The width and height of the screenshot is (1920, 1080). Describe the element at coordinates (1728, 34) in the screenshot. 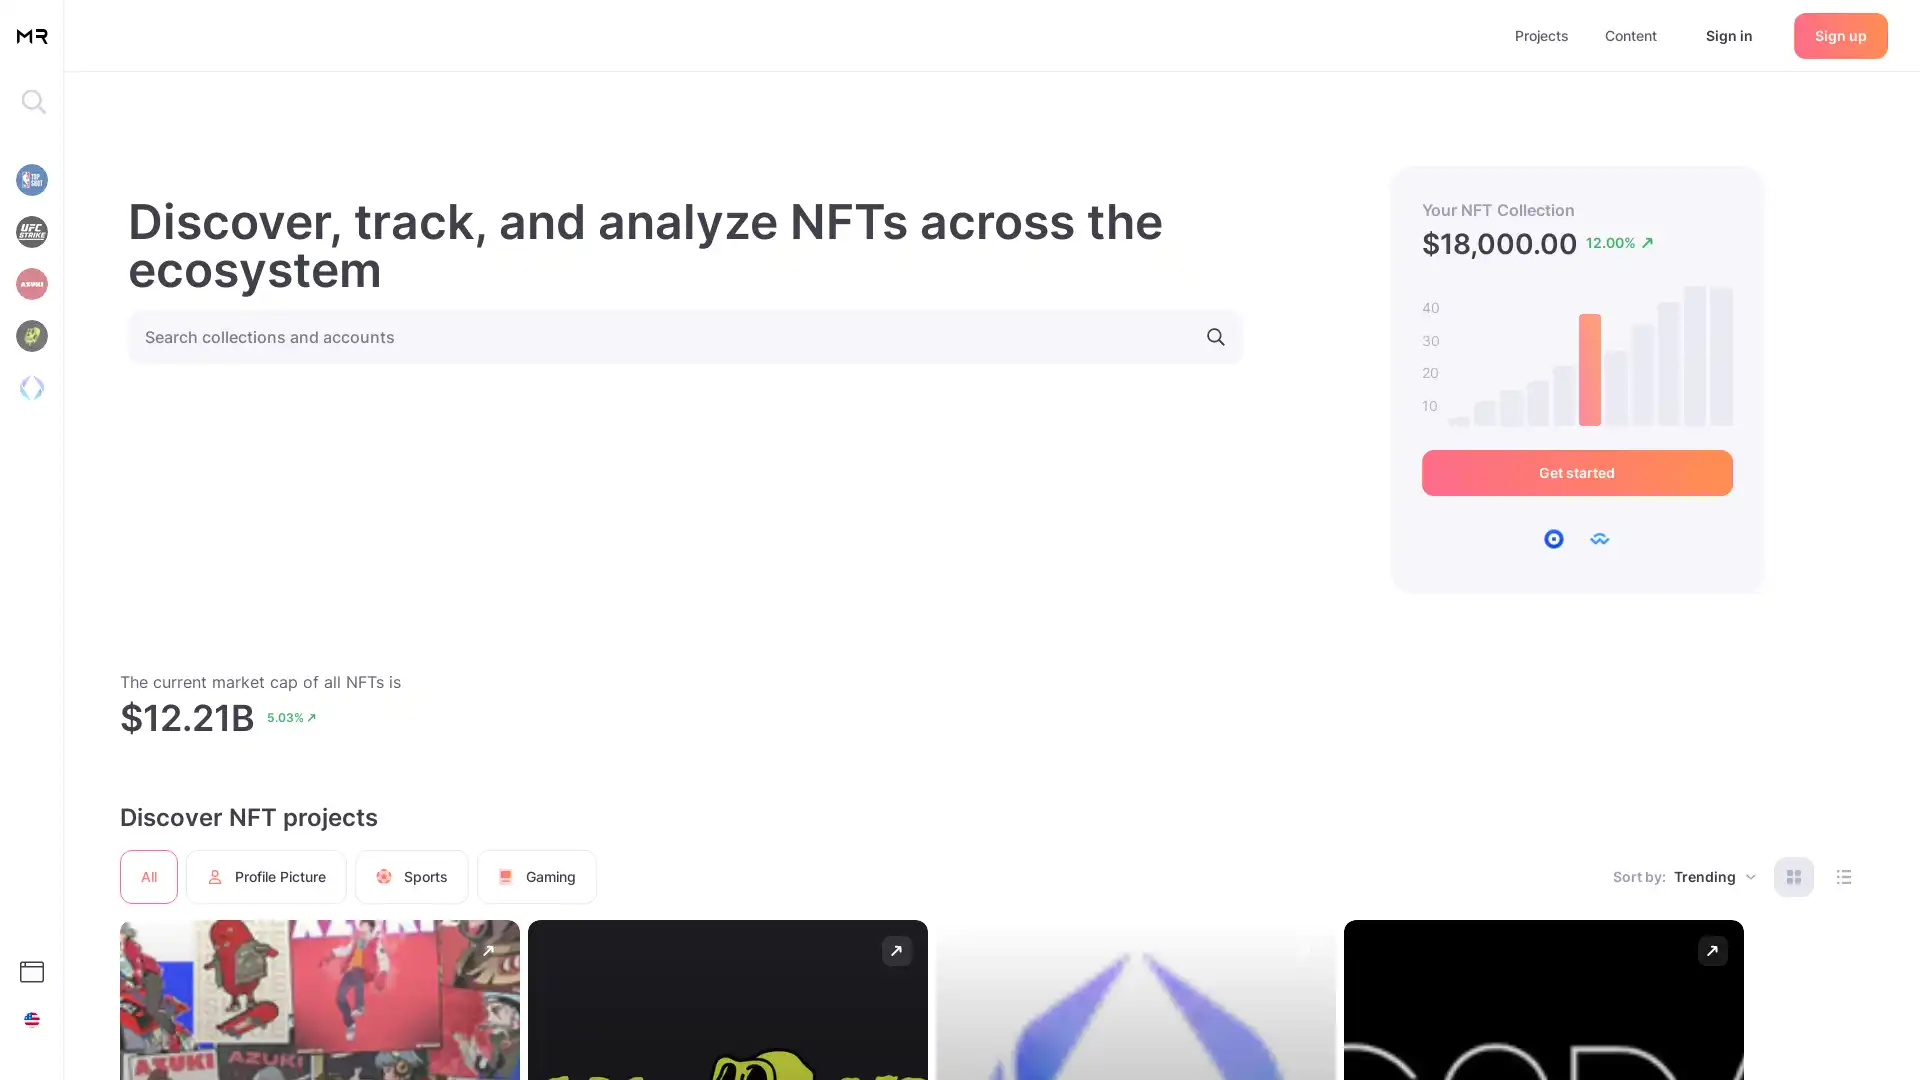

I see `Sign in` at that location.